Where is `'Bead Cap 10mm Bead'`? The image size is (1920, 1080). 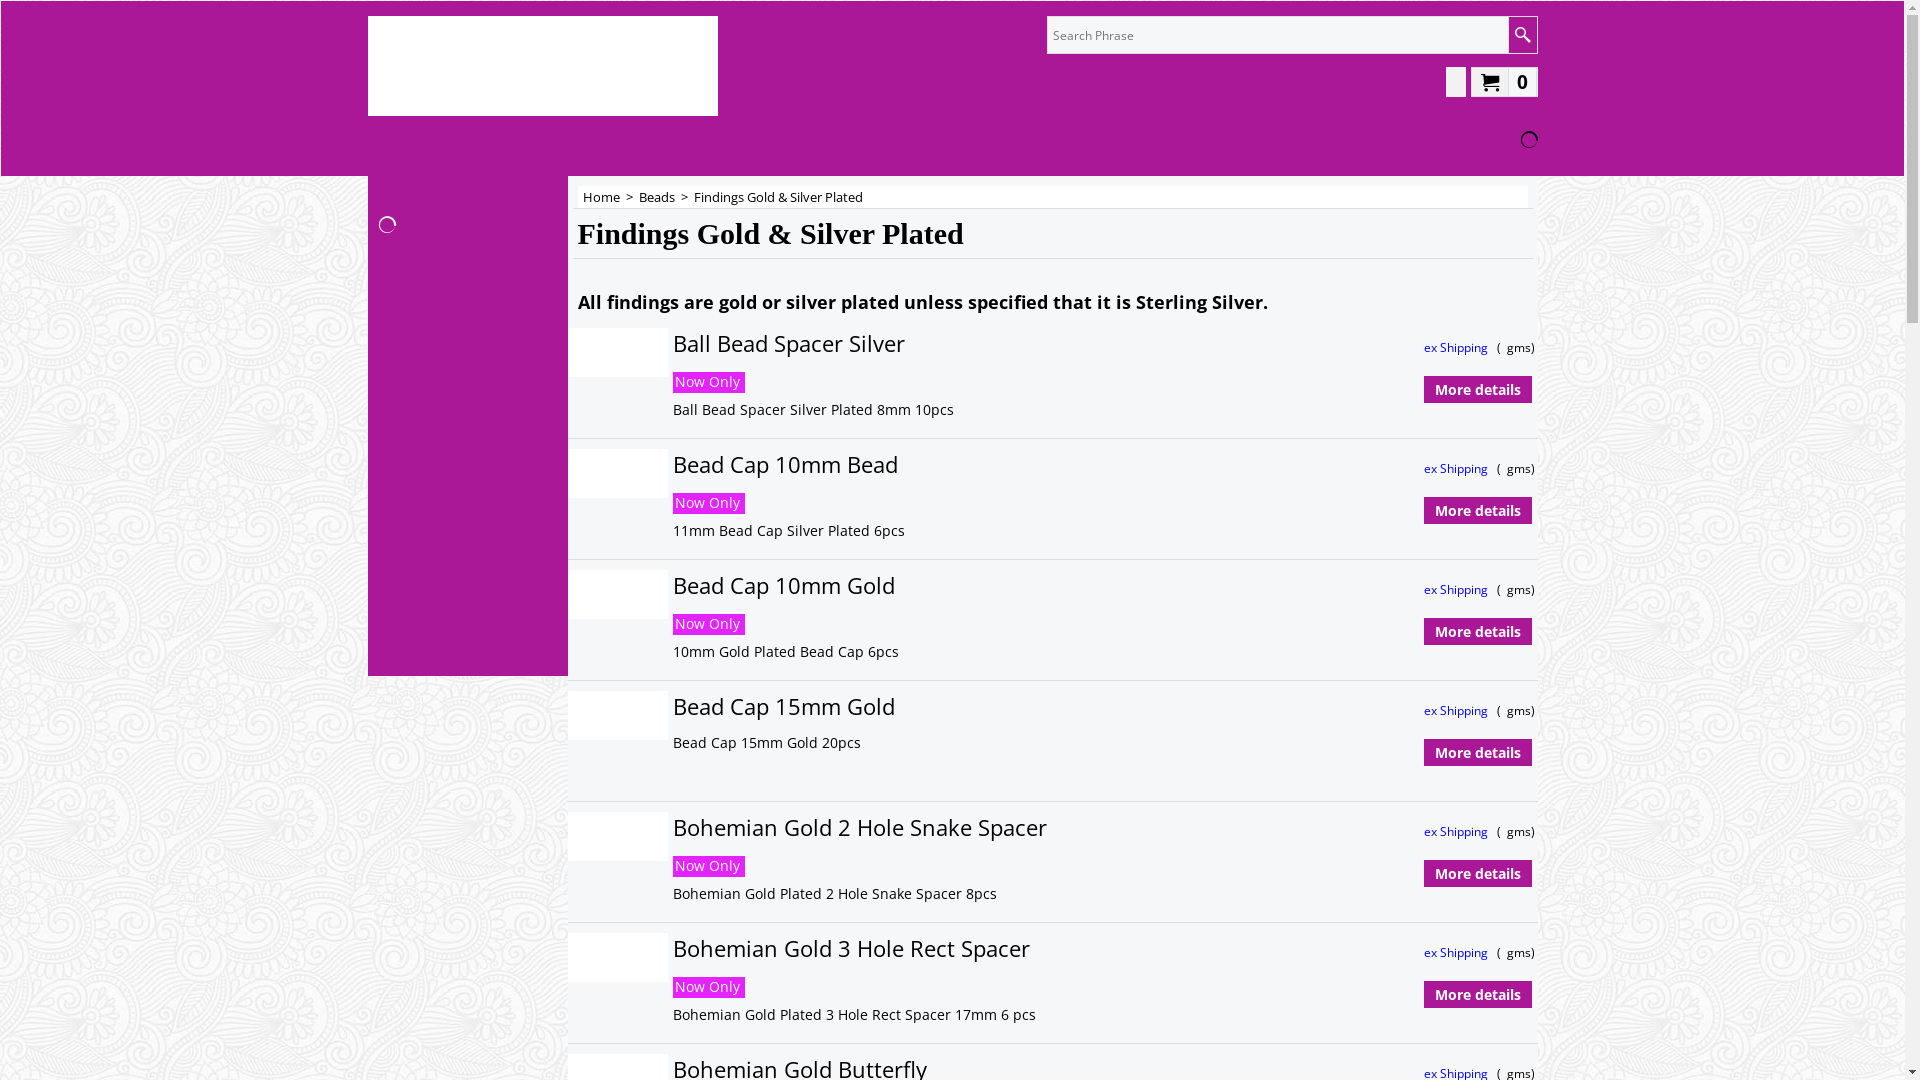
'Bead Cap 10mm Bead' is located at coordinates (957, 464).